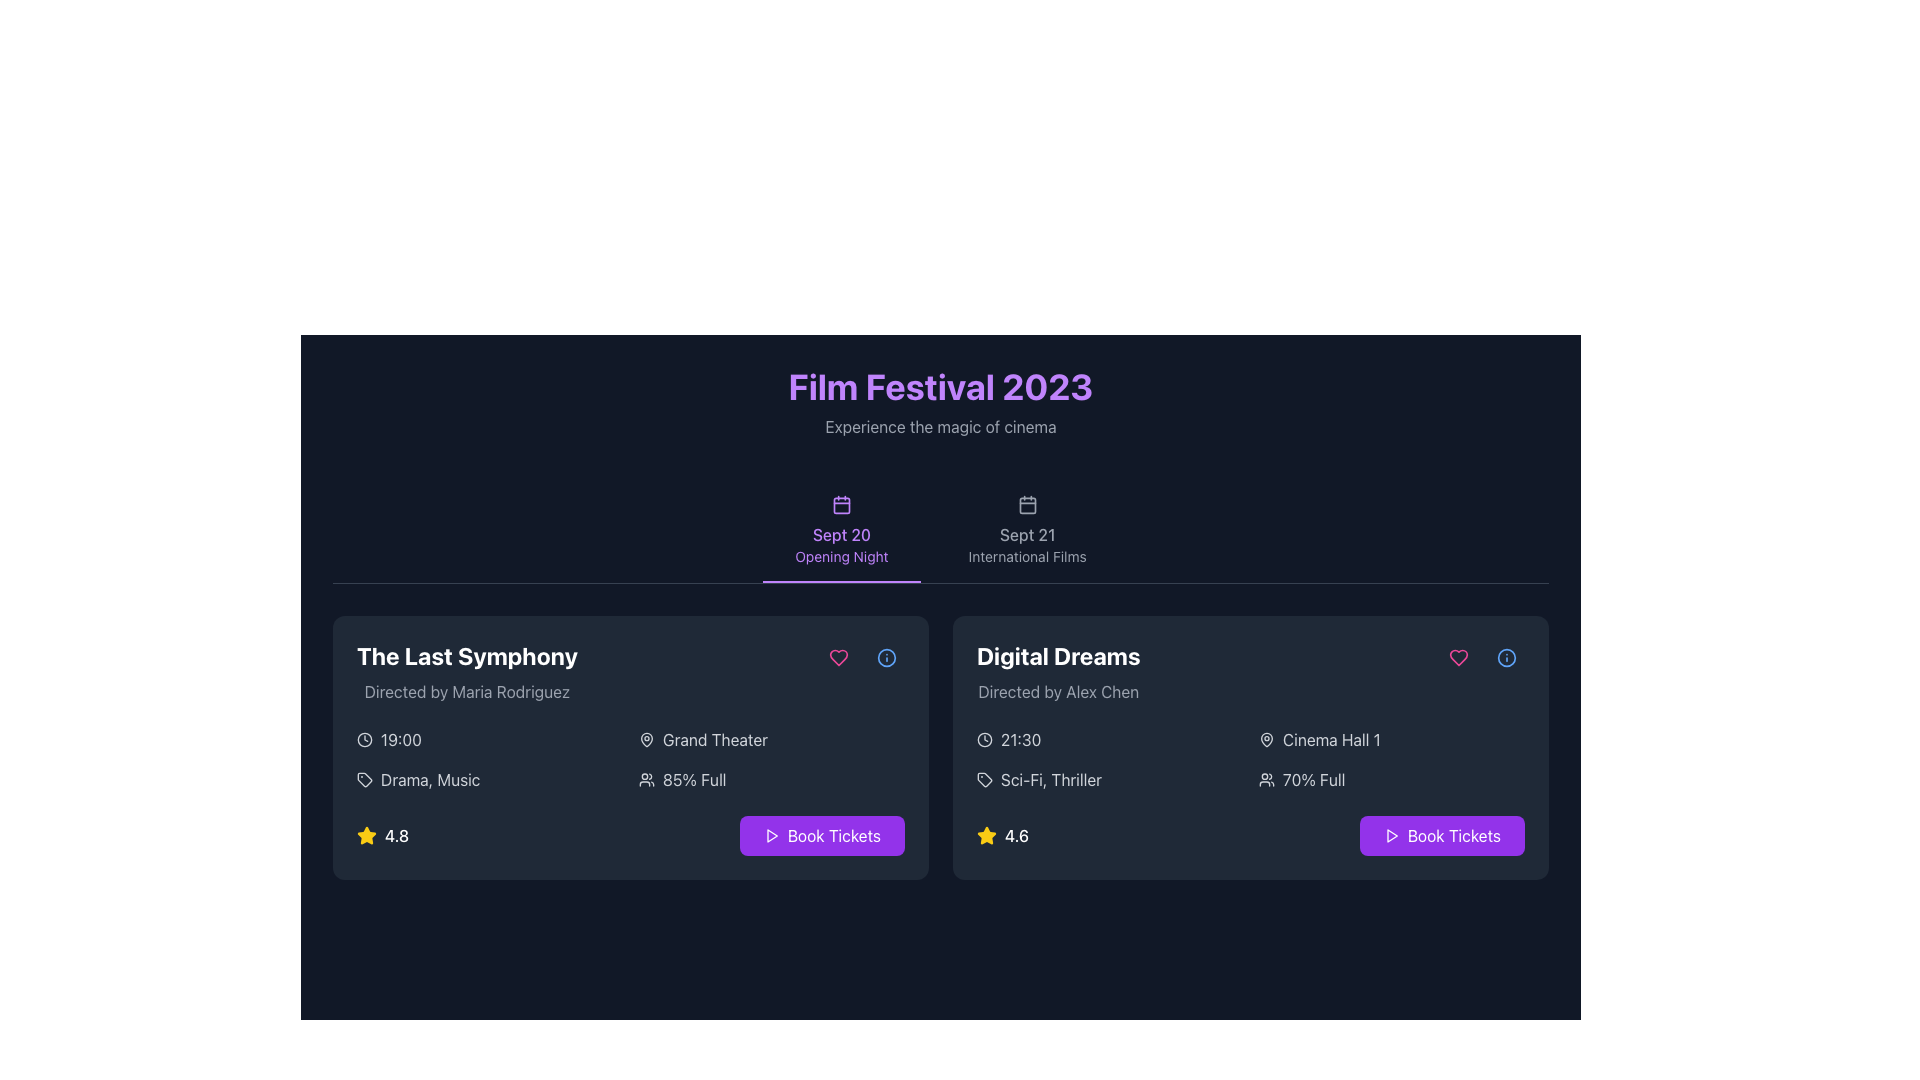 This screenshot has width=1920, height=1080. What do you see at coordinates (771, 778) in the screenshot?
I see `the occupancy status element for the event 'The Last Symphony' located in the lower-left section of its card, which indicates that it is currently 85% full` at bounding box center [771, 778].